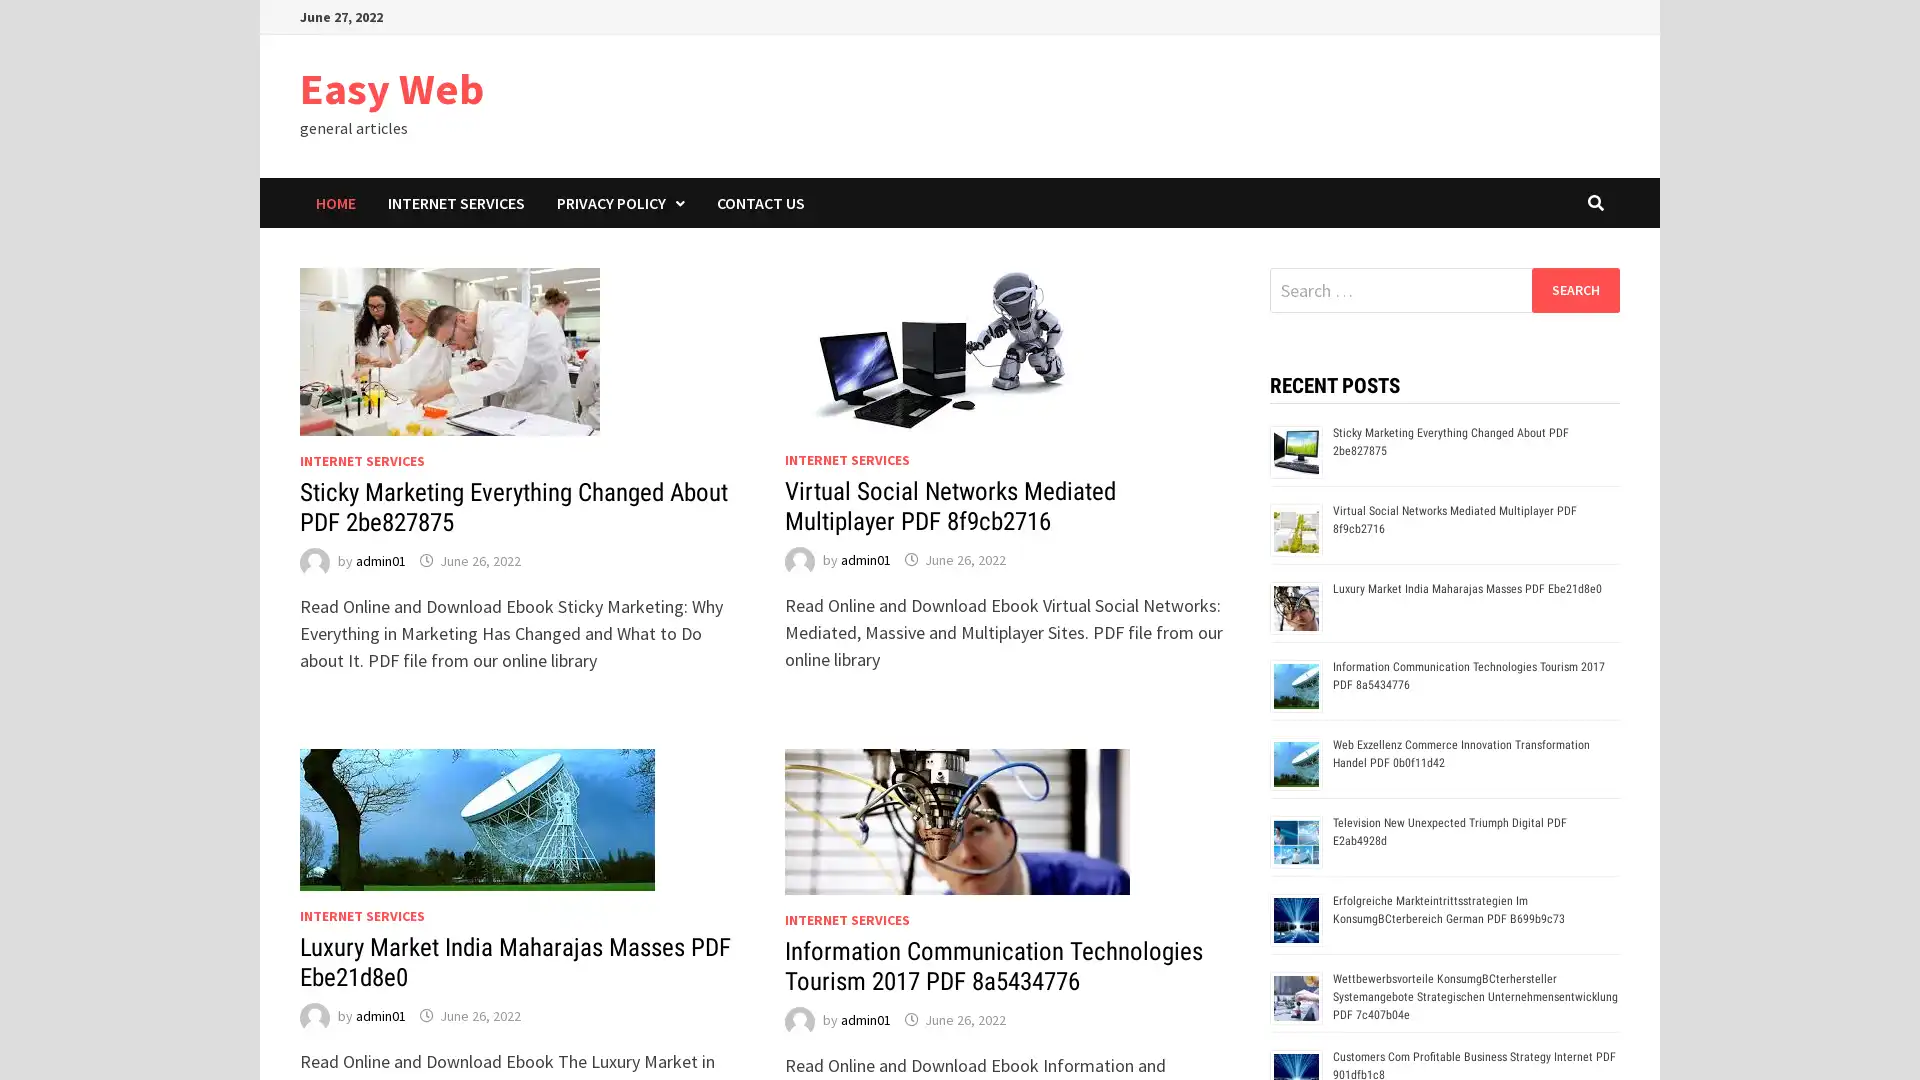 The width and height of the screenshot is (1920, 1080). What do you see at coordinates (1574, 289) in the screenshot?
I see `Search` at bounding box center [1574, 289].